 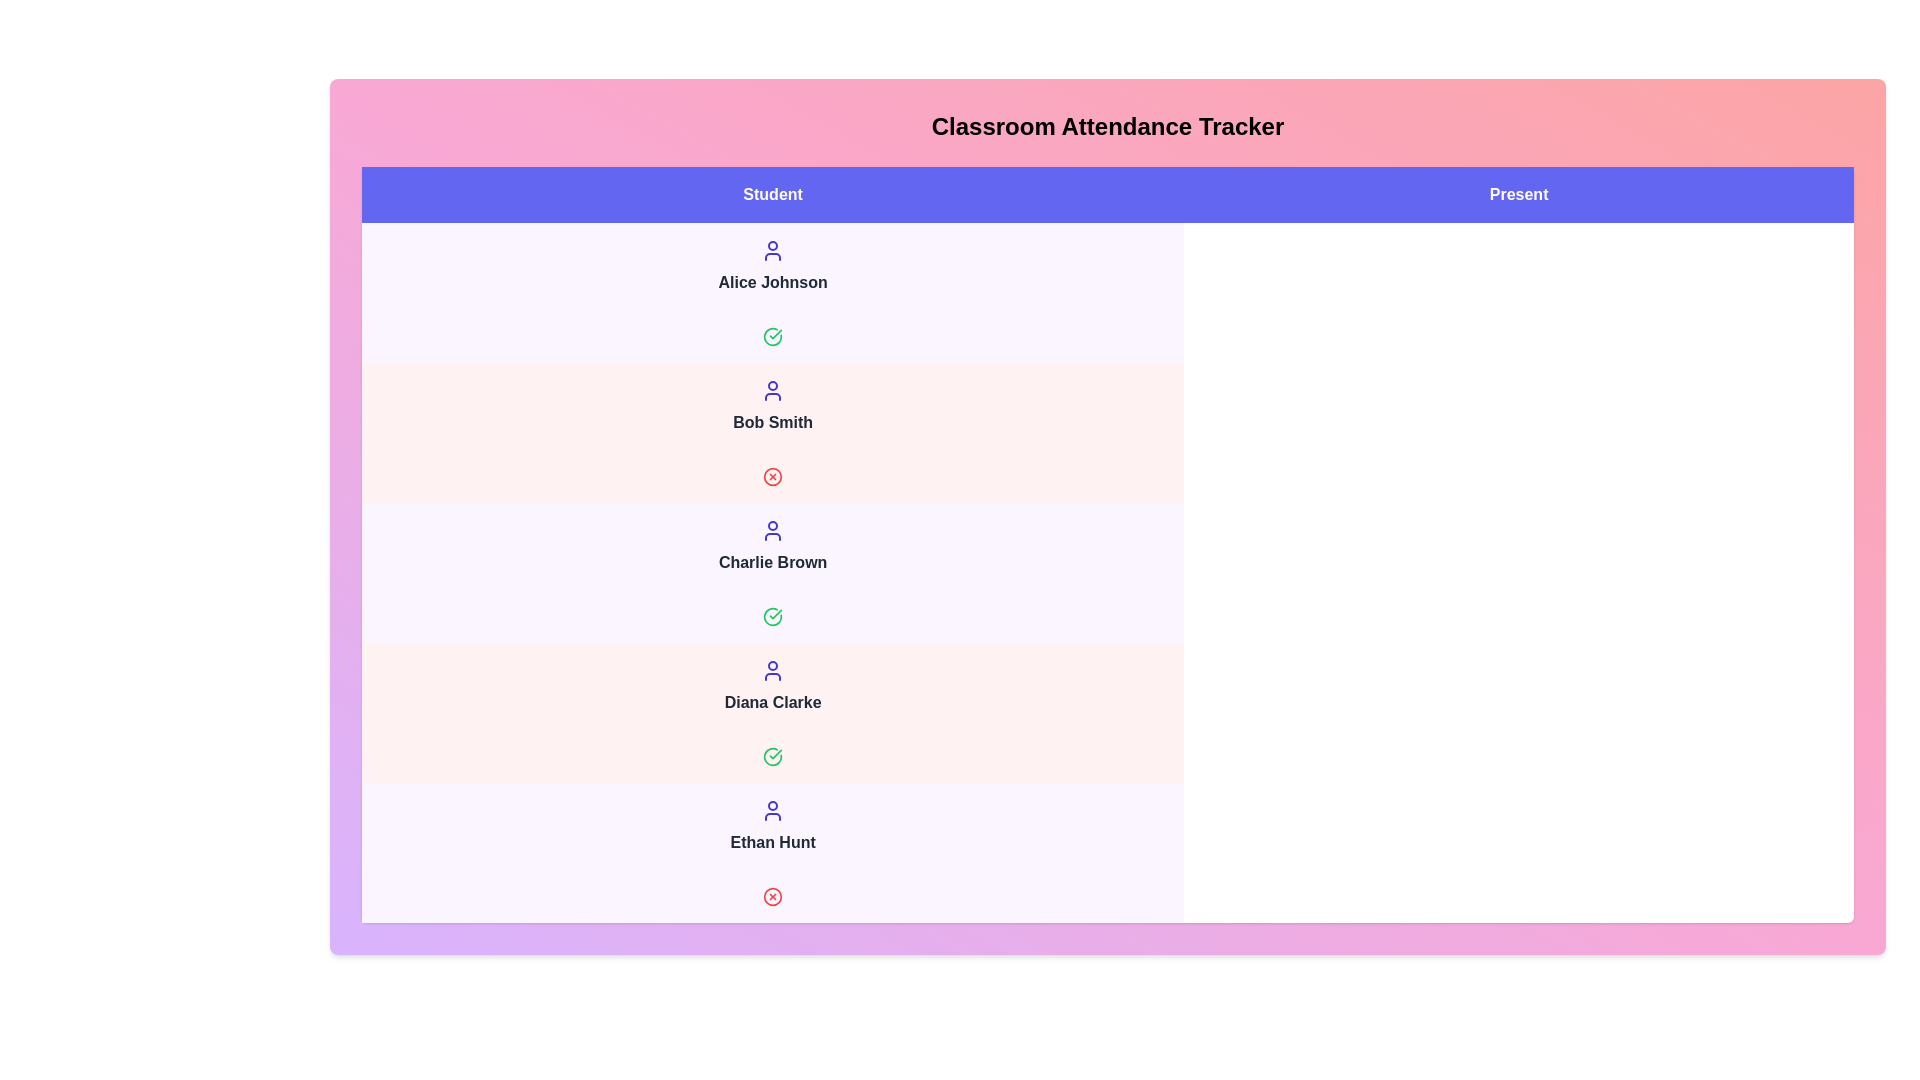 What do you see at coordinates (772, 756) in the screenshot?
I see `the attendance status icon for Diana Clarke to toggle their status` at bounding box center [772, 756].